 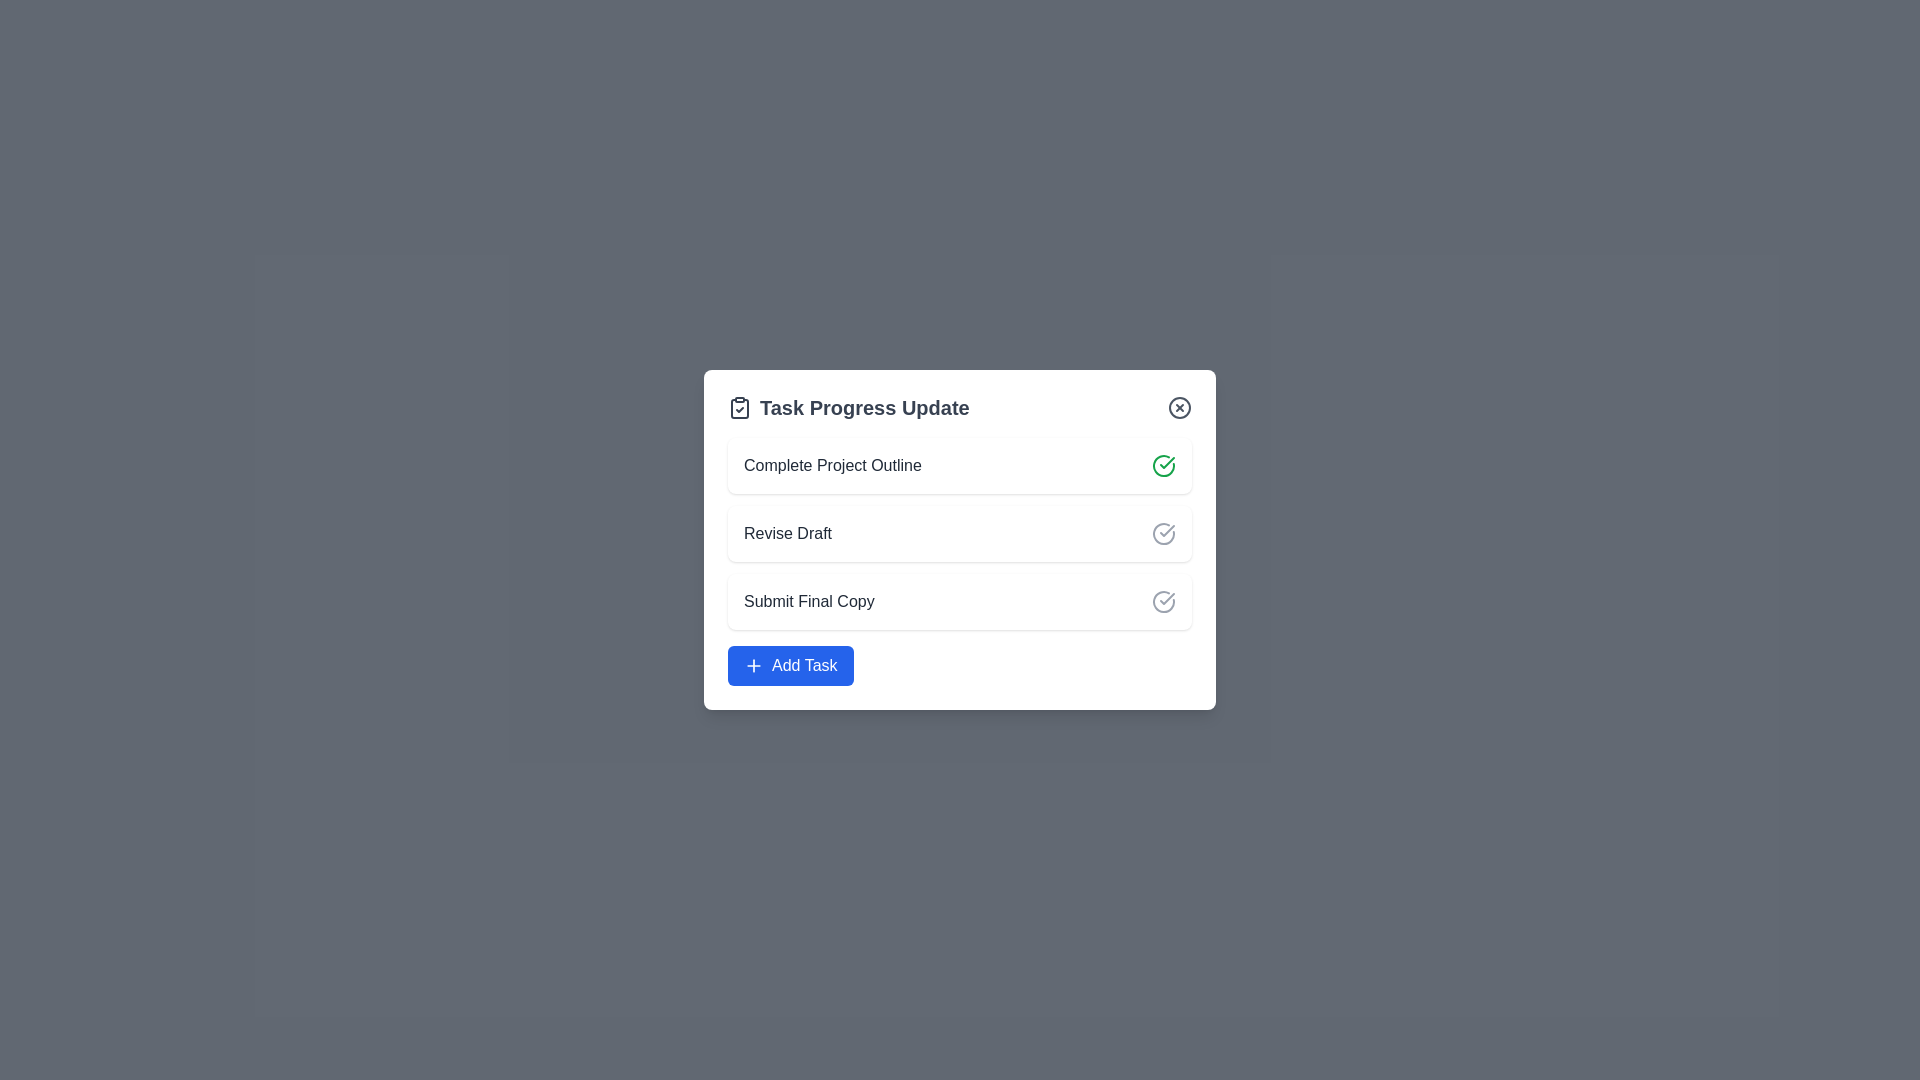 What do you see at coordinates (1180, 407) in the screenshot?
I see `the SVG circle graphical component located in the top-right corner of the task progress update modal` at bounding box center [1180, 407].